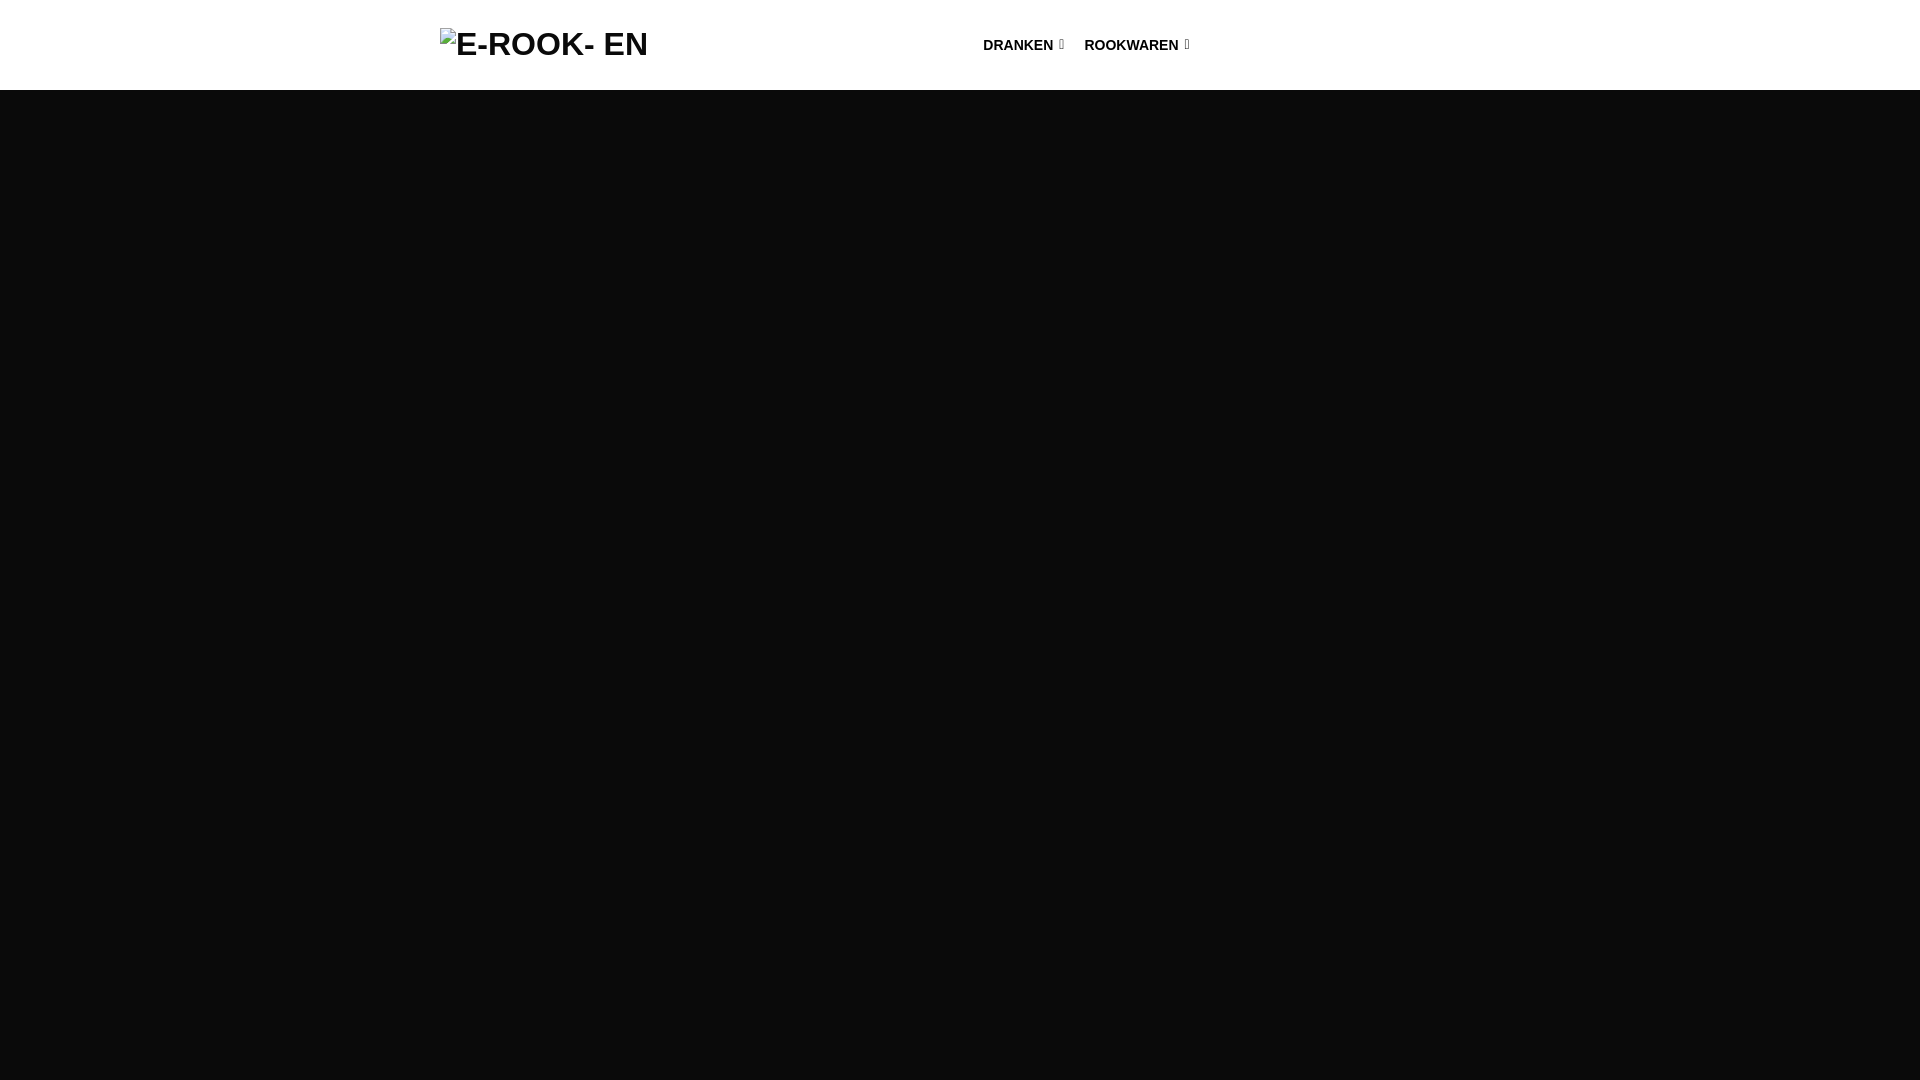  Describe the element at coordinates (0, 0) in the screenshot. I see `'Skip to content'` at that location.